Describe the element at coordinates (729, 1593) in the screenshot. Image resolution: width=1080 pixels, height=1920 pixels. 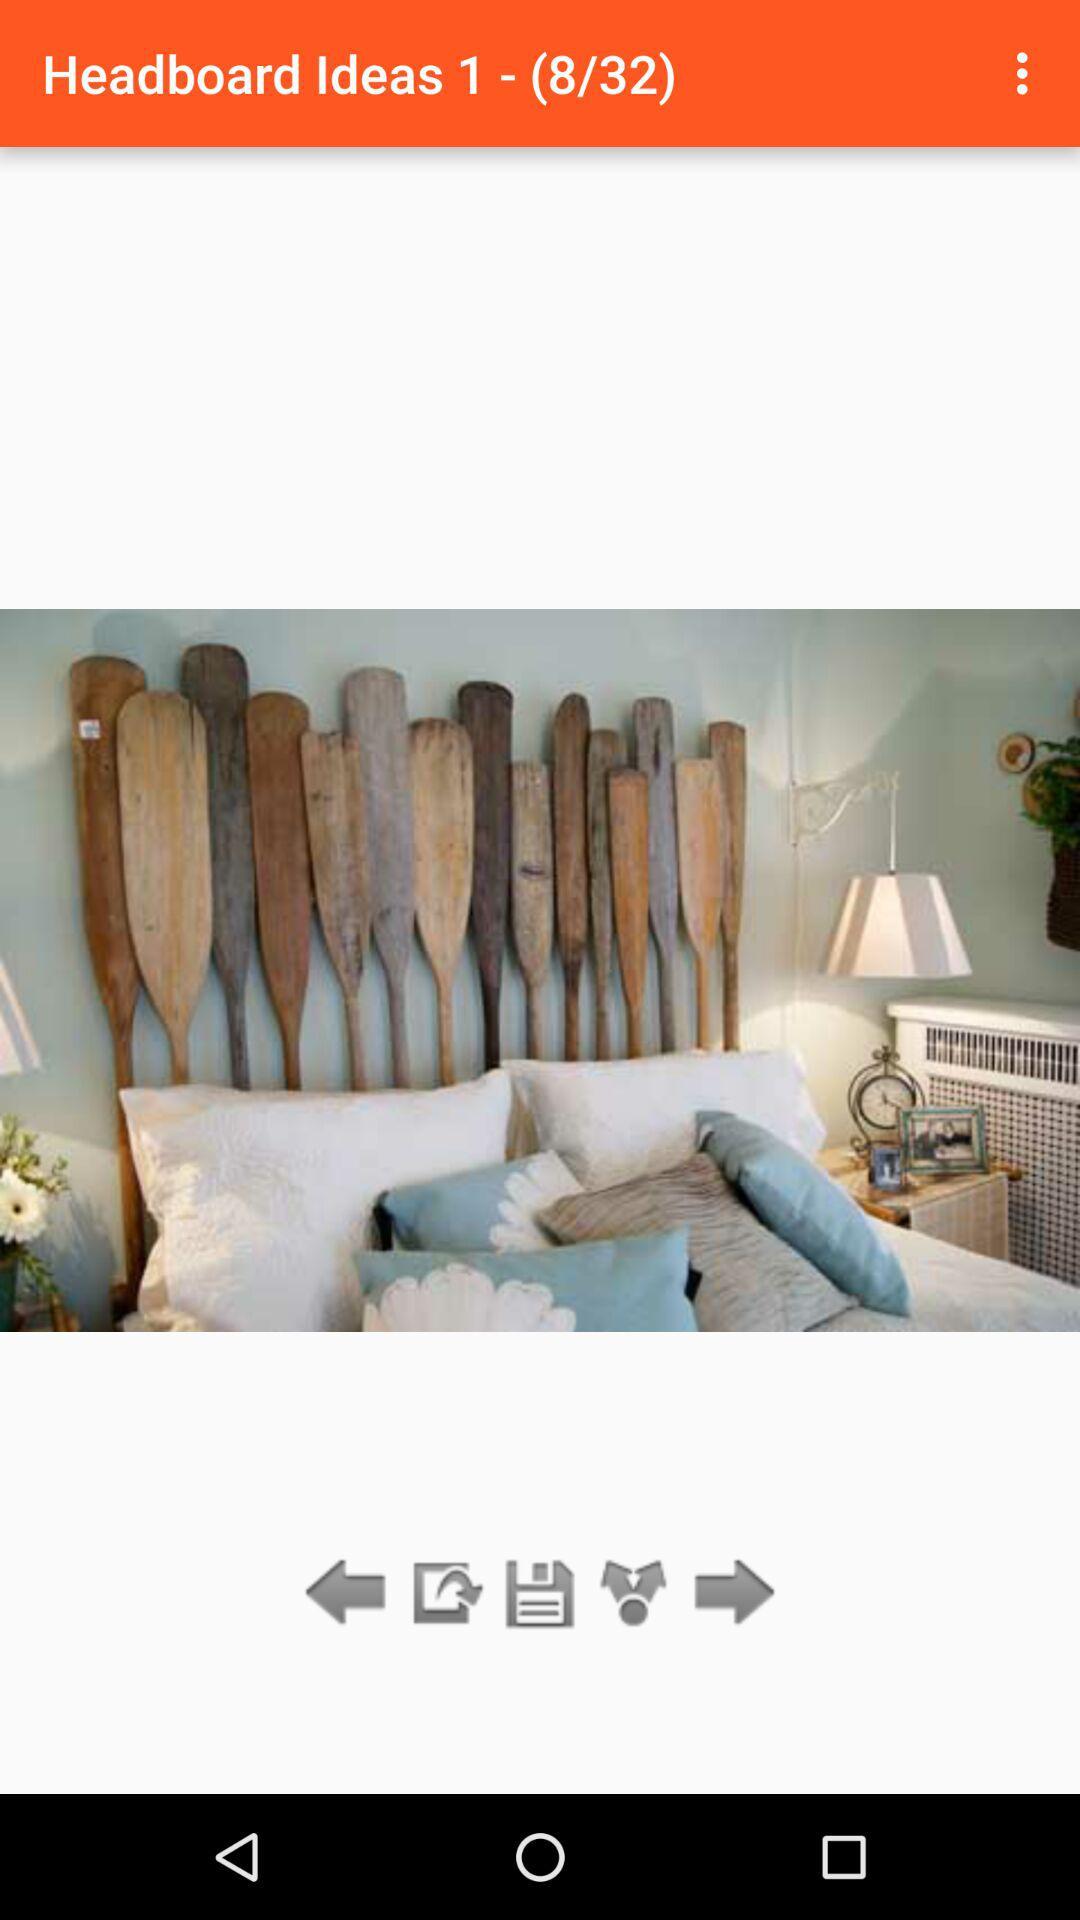
I see `the icon at the bottom right corner` at that location.